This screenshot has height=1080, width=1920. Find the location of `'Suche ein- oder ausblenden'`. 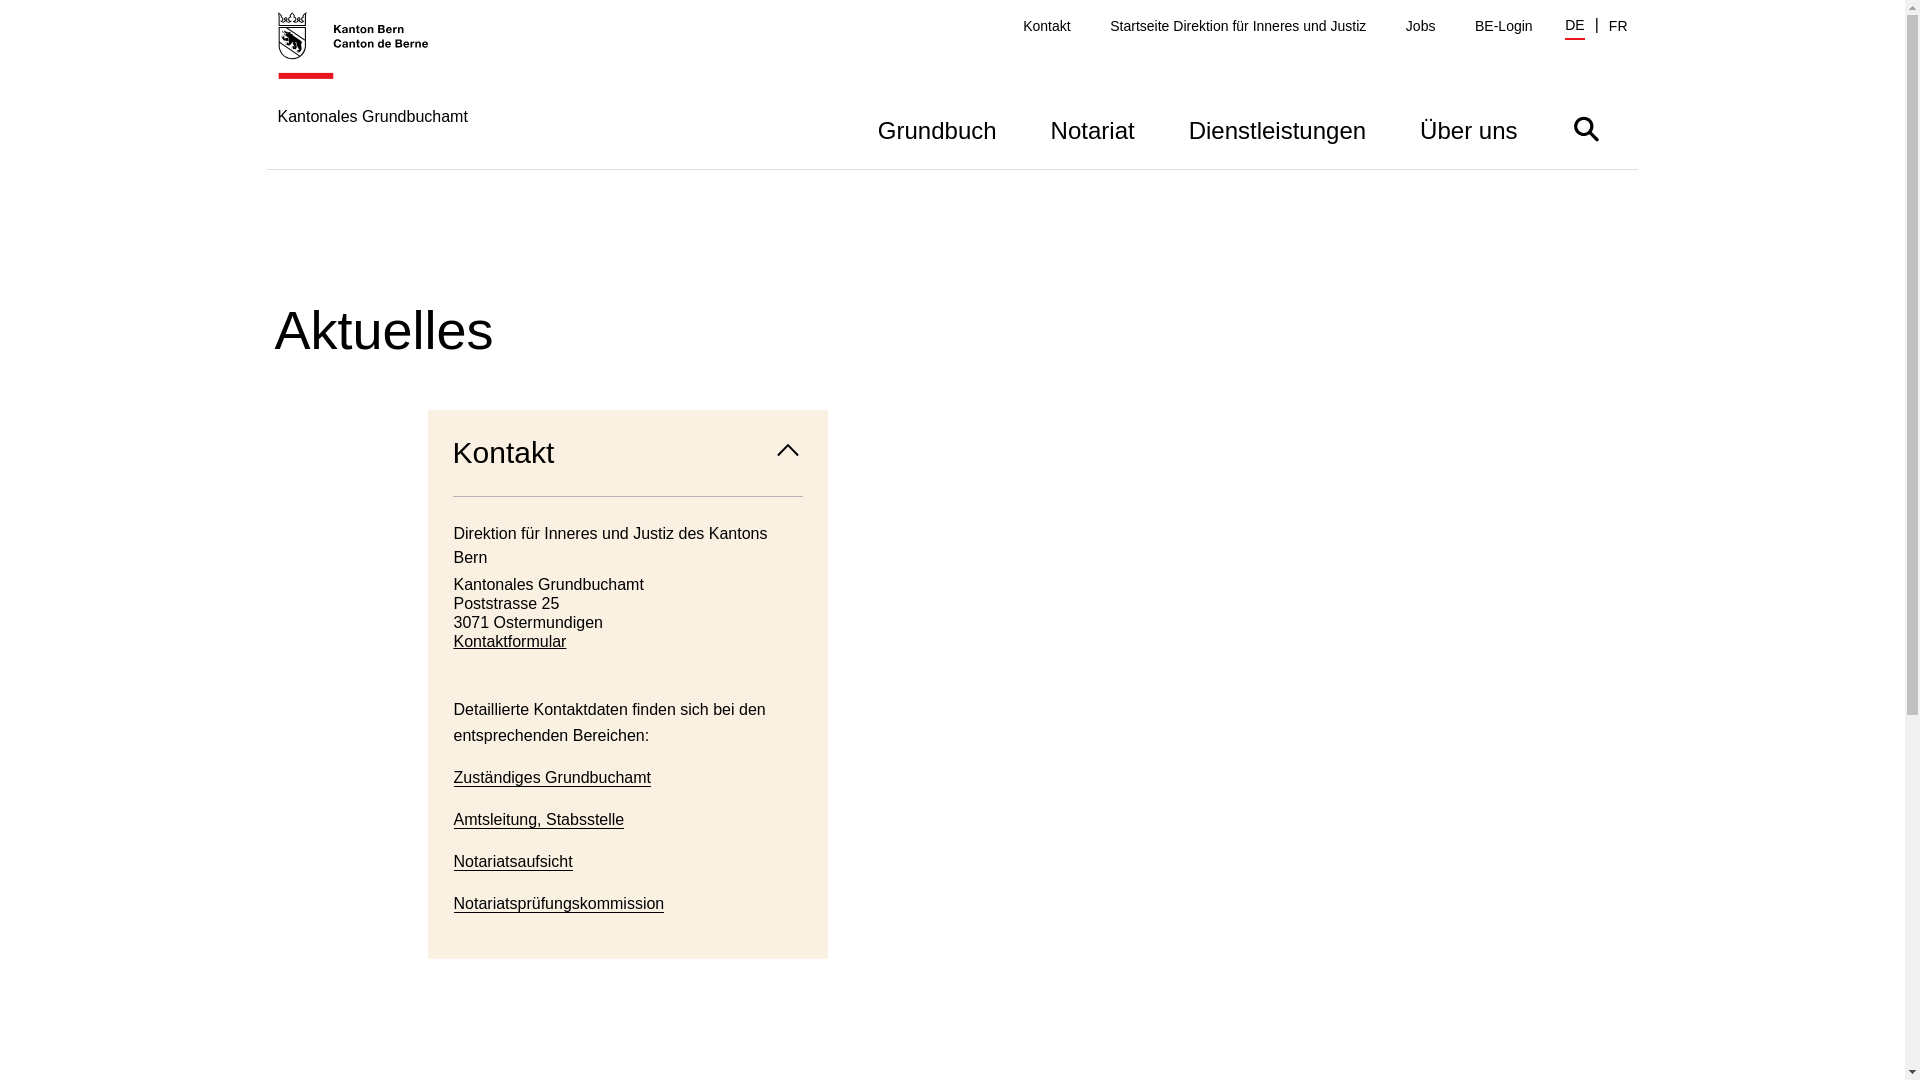

'Suche ein- oder ausblenden' is located at coordinates (1584, 128).